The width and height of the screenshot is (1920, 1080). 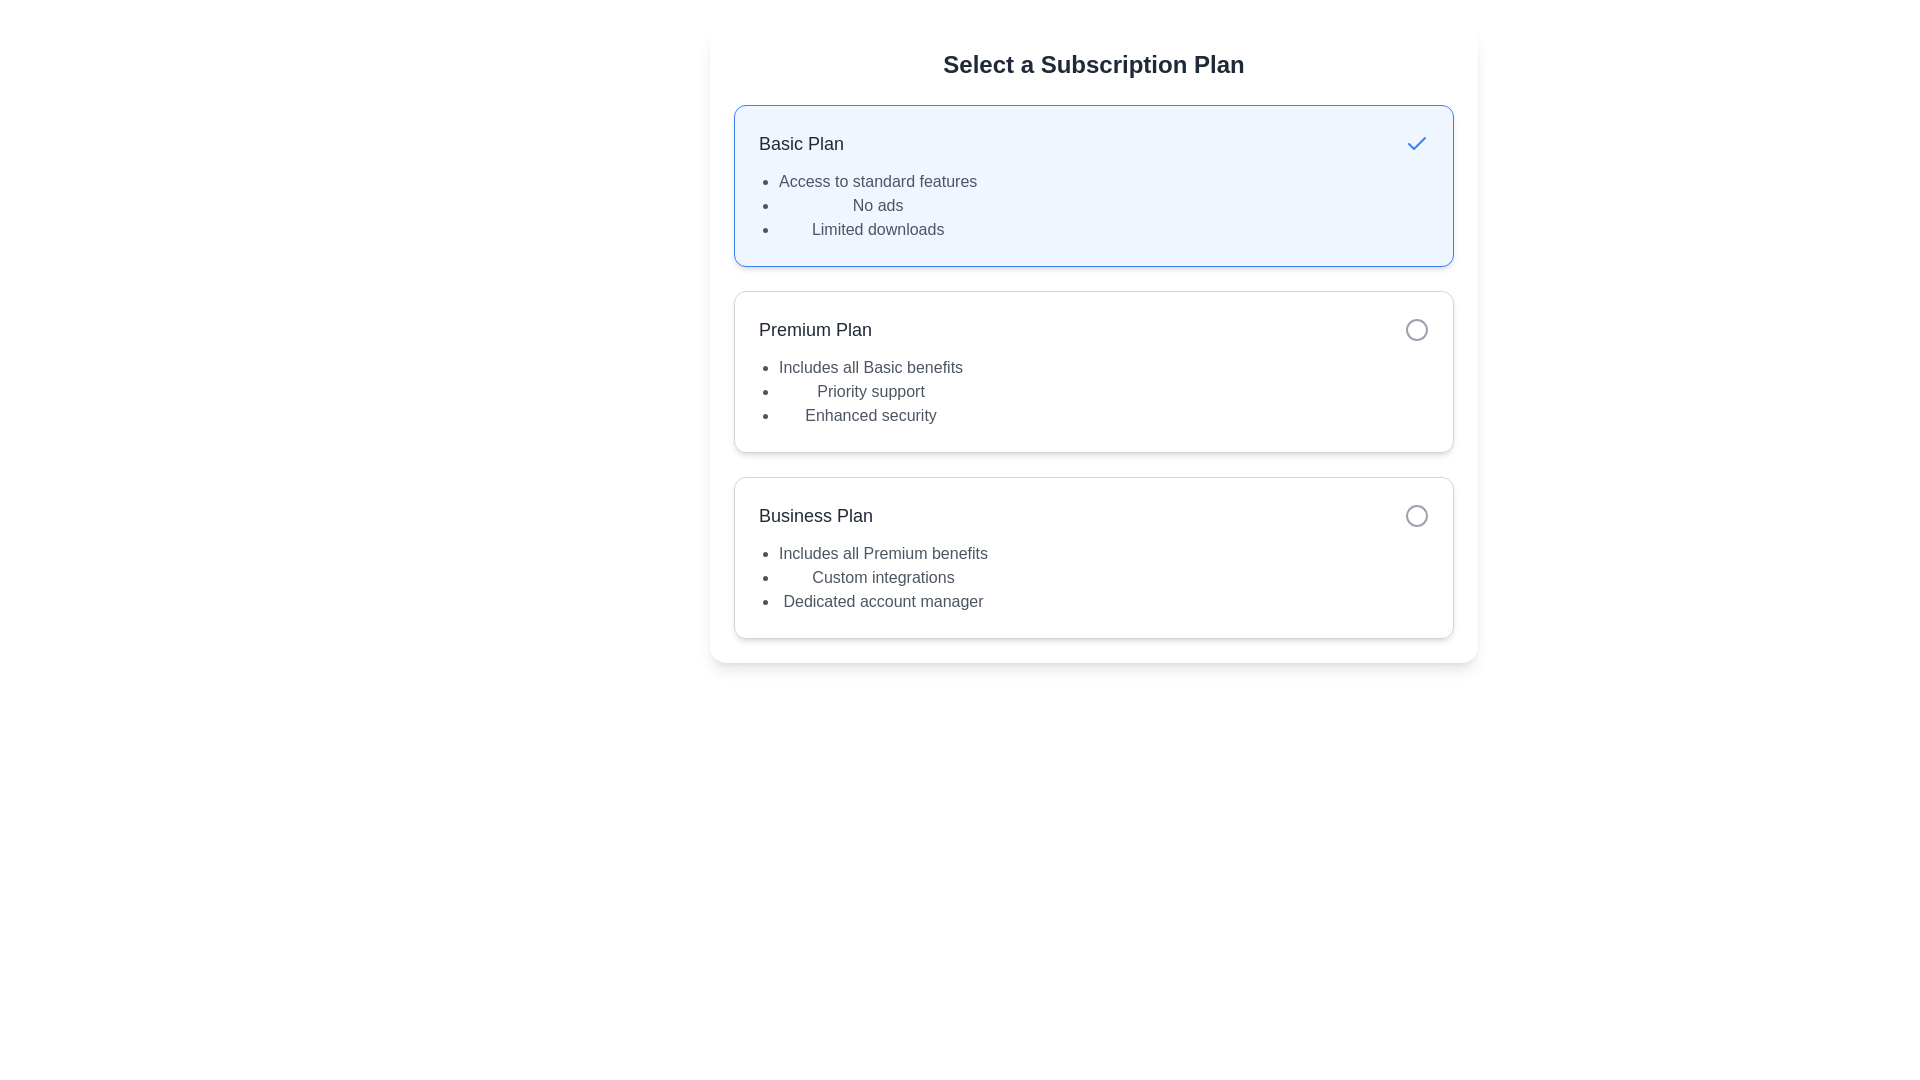 I want to click on the text label that indicates the Premium Plan includes priority customer support, which is the second item in a bullet list within the Premium Plan section, so click(x=871, y=392).